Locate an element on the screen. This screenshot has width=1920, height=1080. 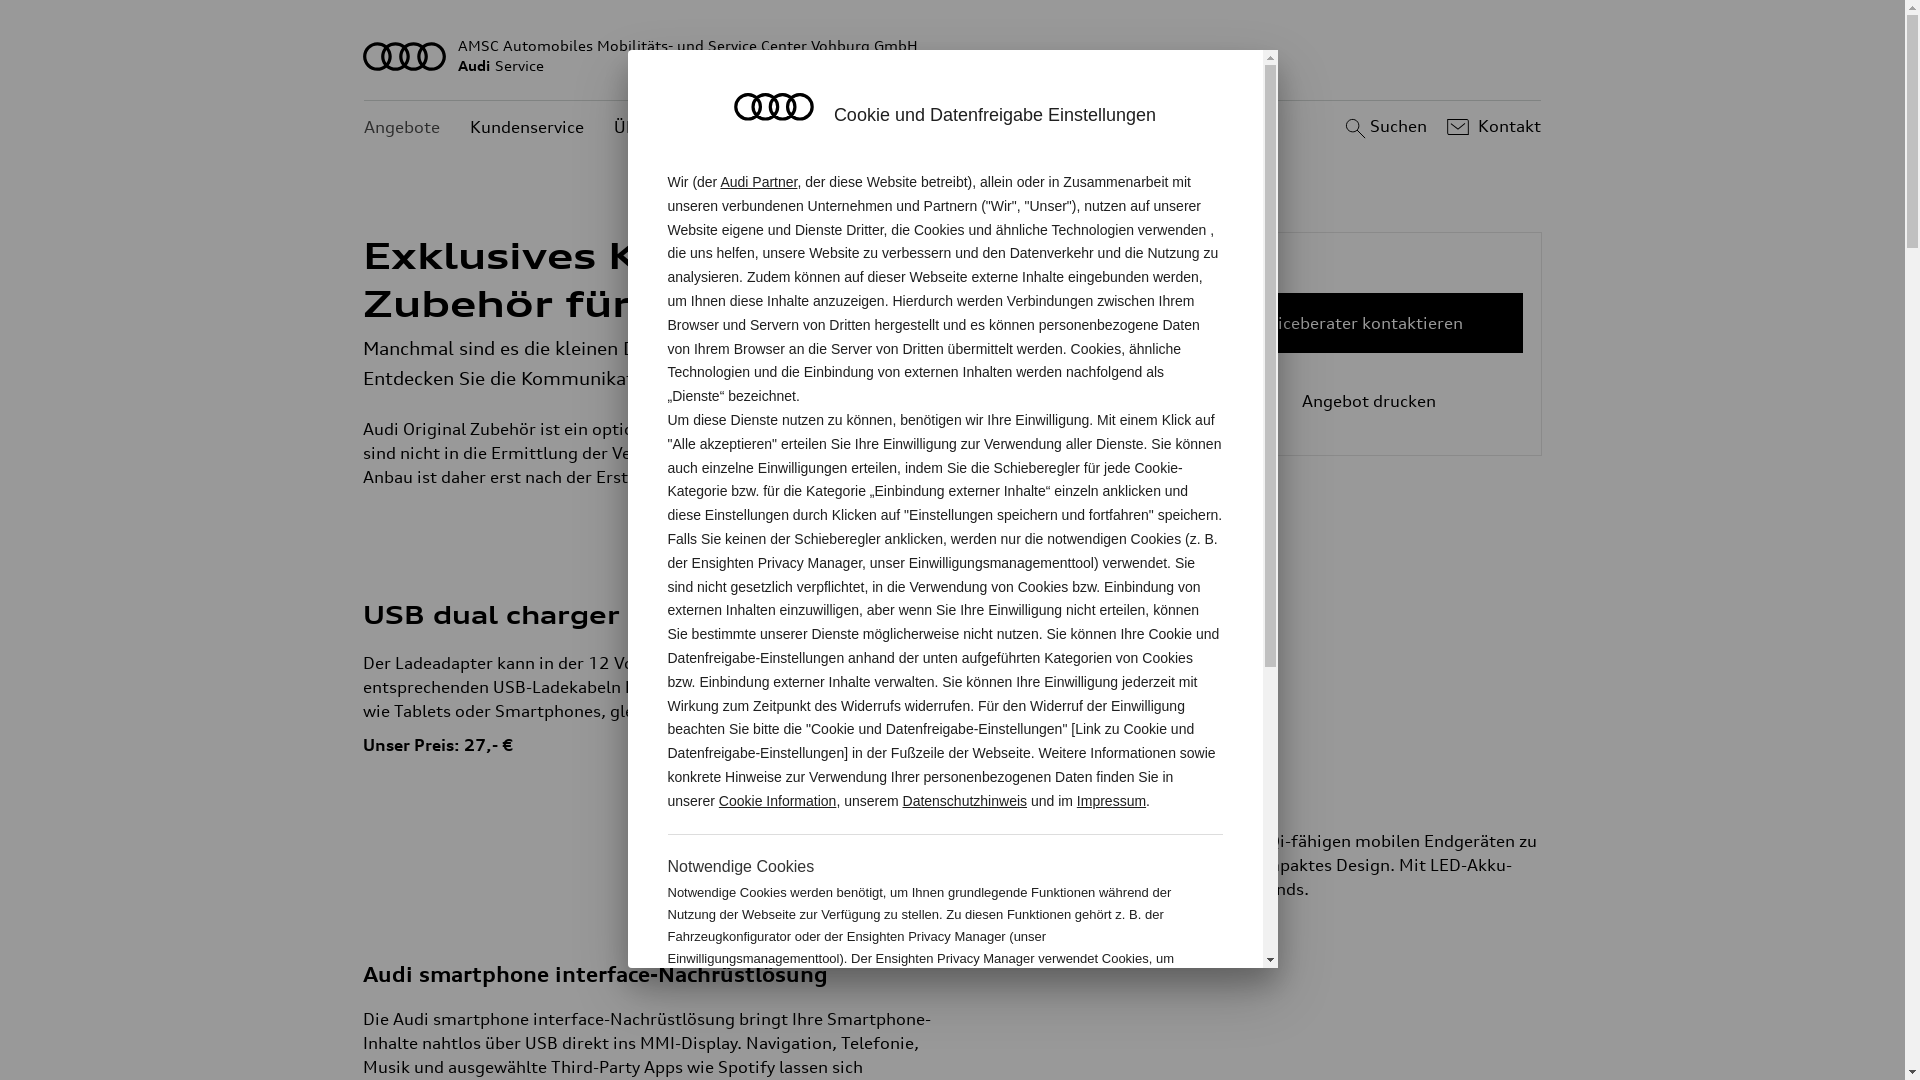
'Angebote' is located at coordinates (401, 127).